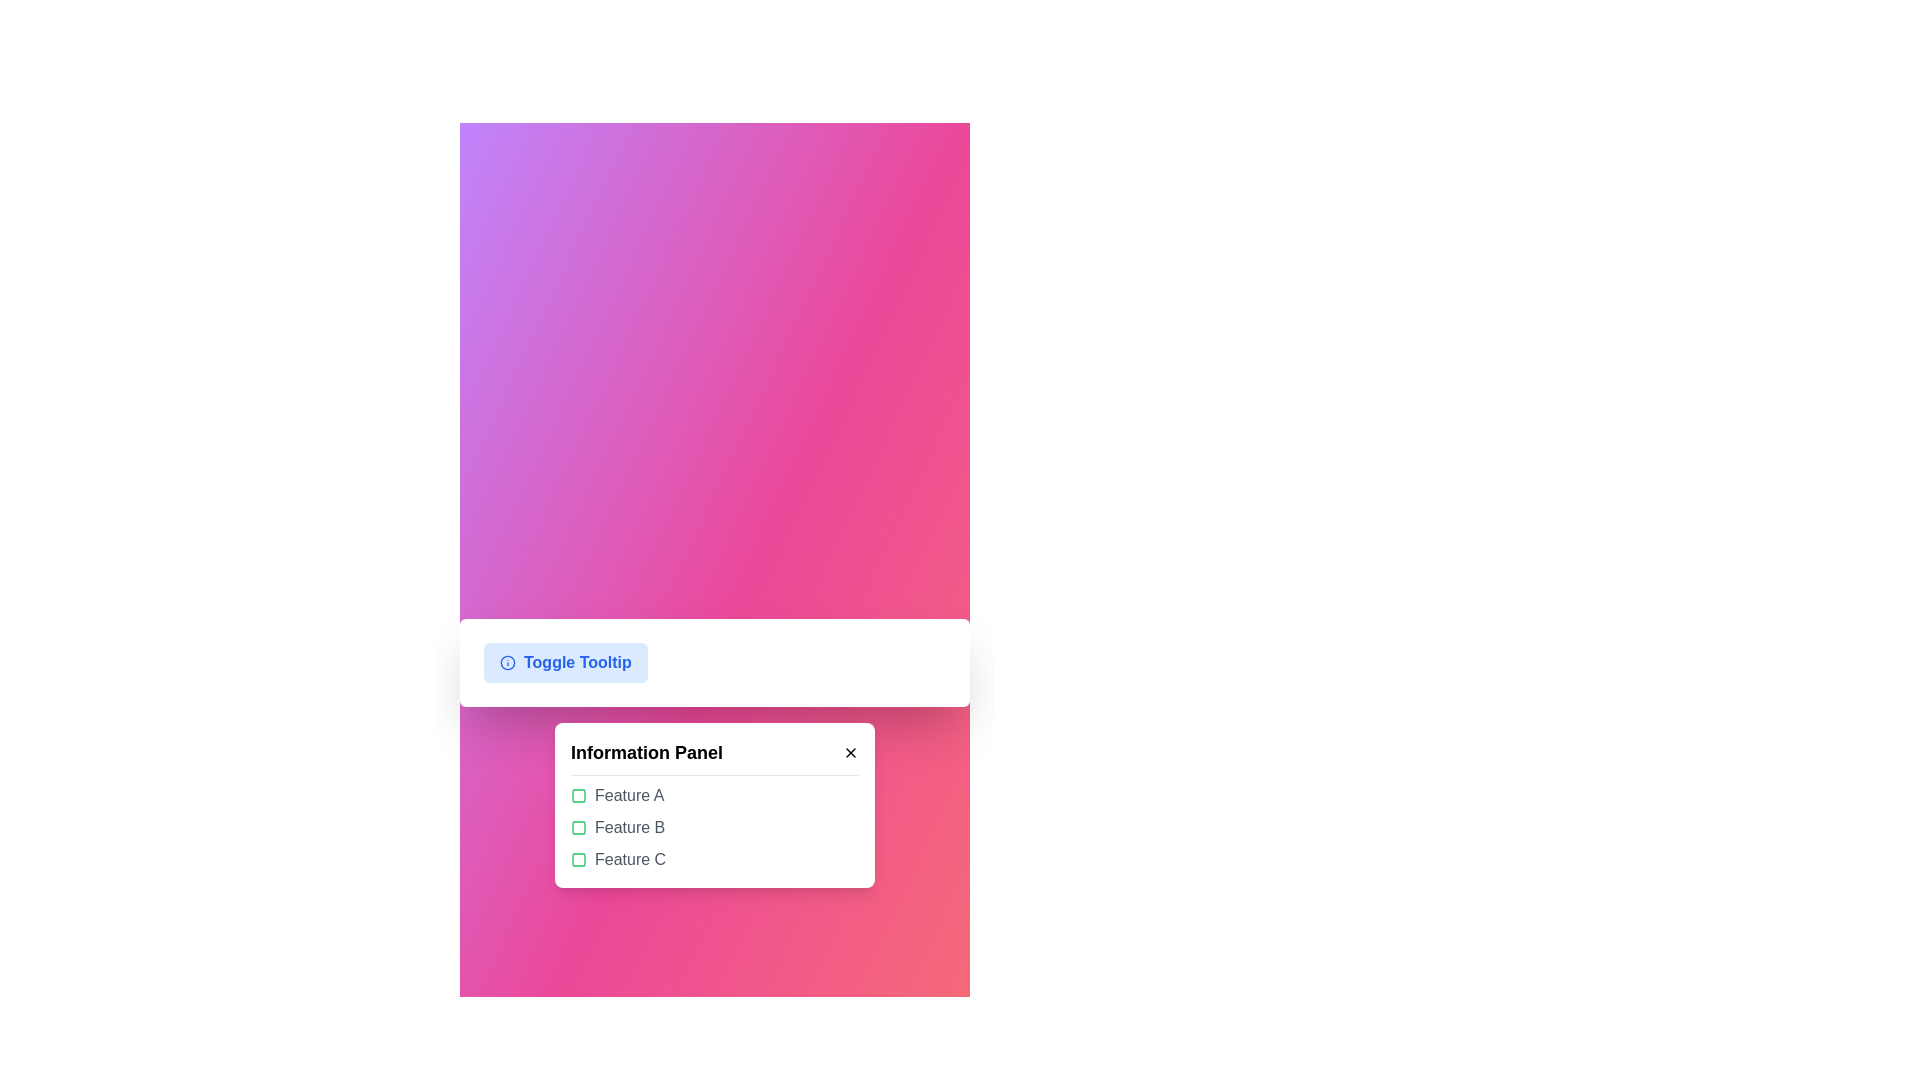  Describe the element at coordinates (508, 663) in the screenshot. I see `the visual style of the Circle graphic within the information icon, which is part of the 'Toggle Tooltip' button` at that location.